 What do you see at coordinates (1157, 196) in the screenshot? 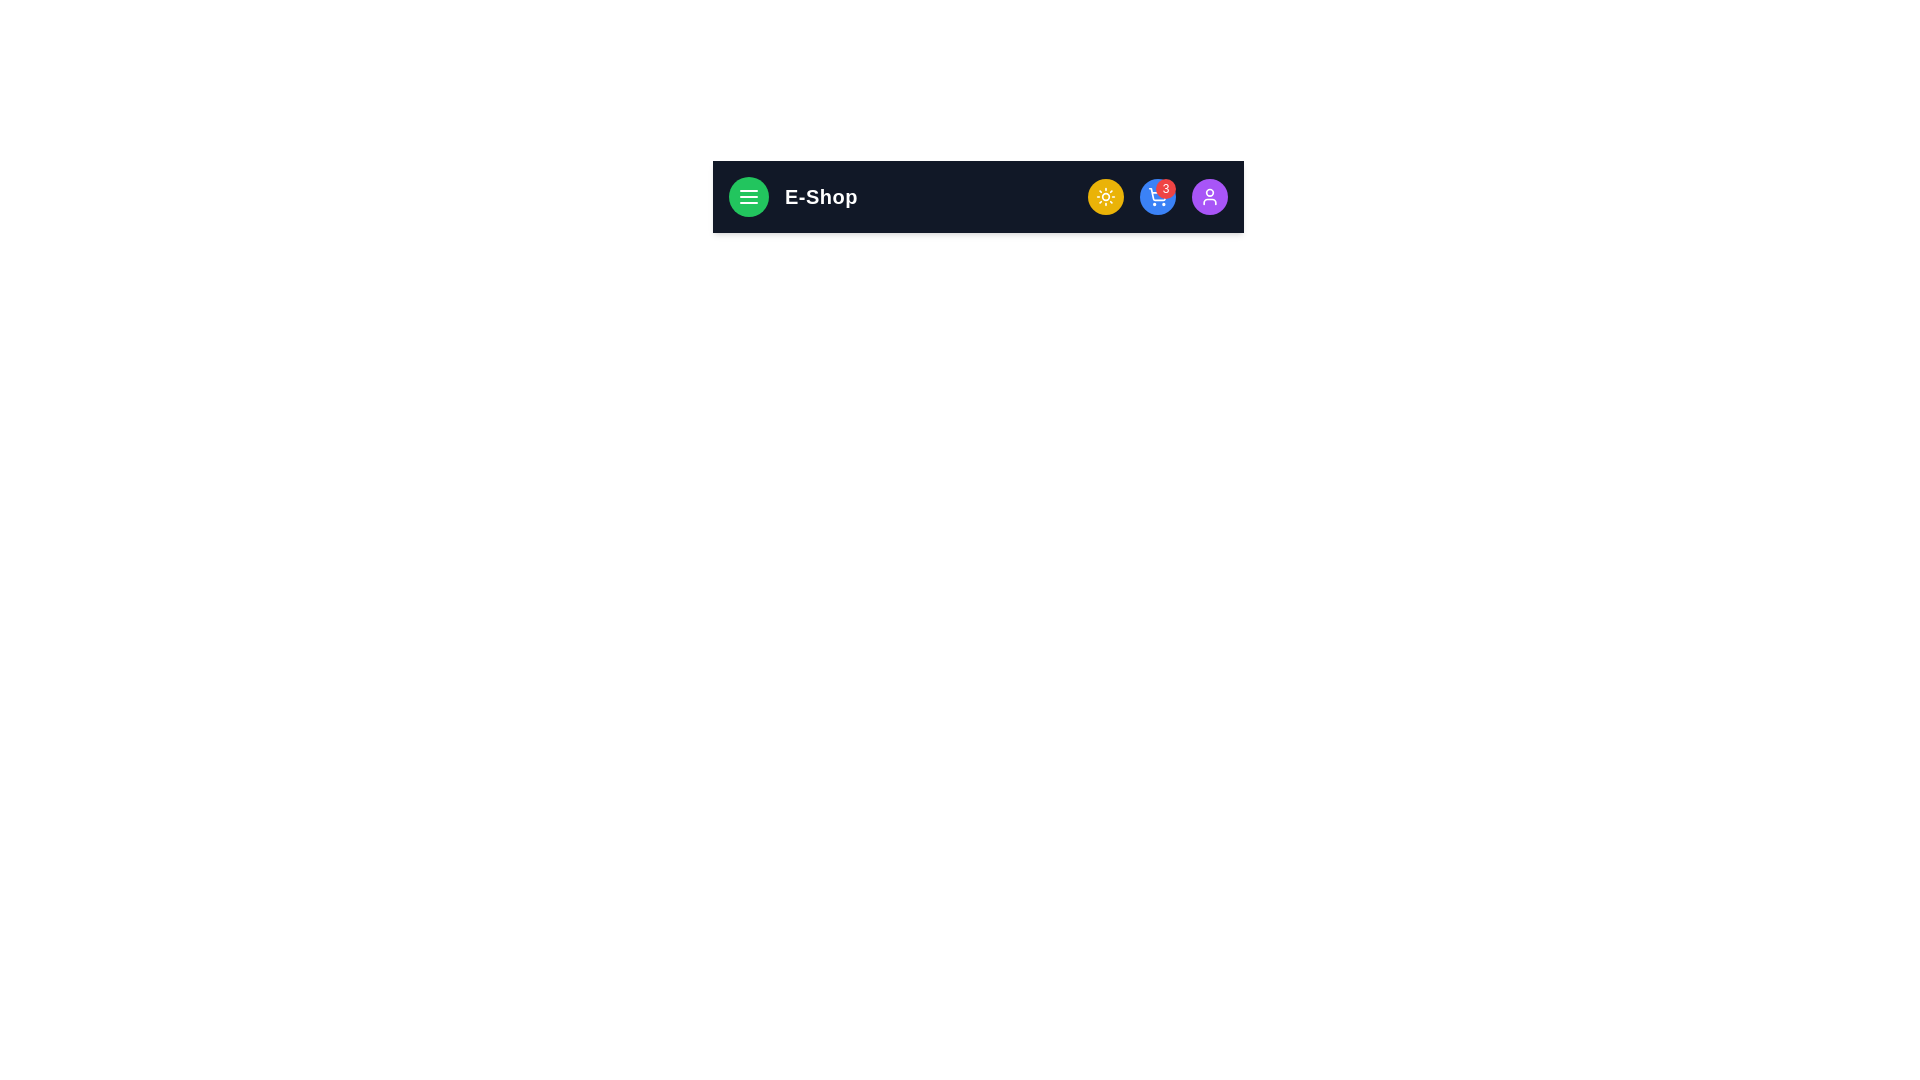
I see `the shopping cart button to open the cart` at bounding box center [1157, 196].